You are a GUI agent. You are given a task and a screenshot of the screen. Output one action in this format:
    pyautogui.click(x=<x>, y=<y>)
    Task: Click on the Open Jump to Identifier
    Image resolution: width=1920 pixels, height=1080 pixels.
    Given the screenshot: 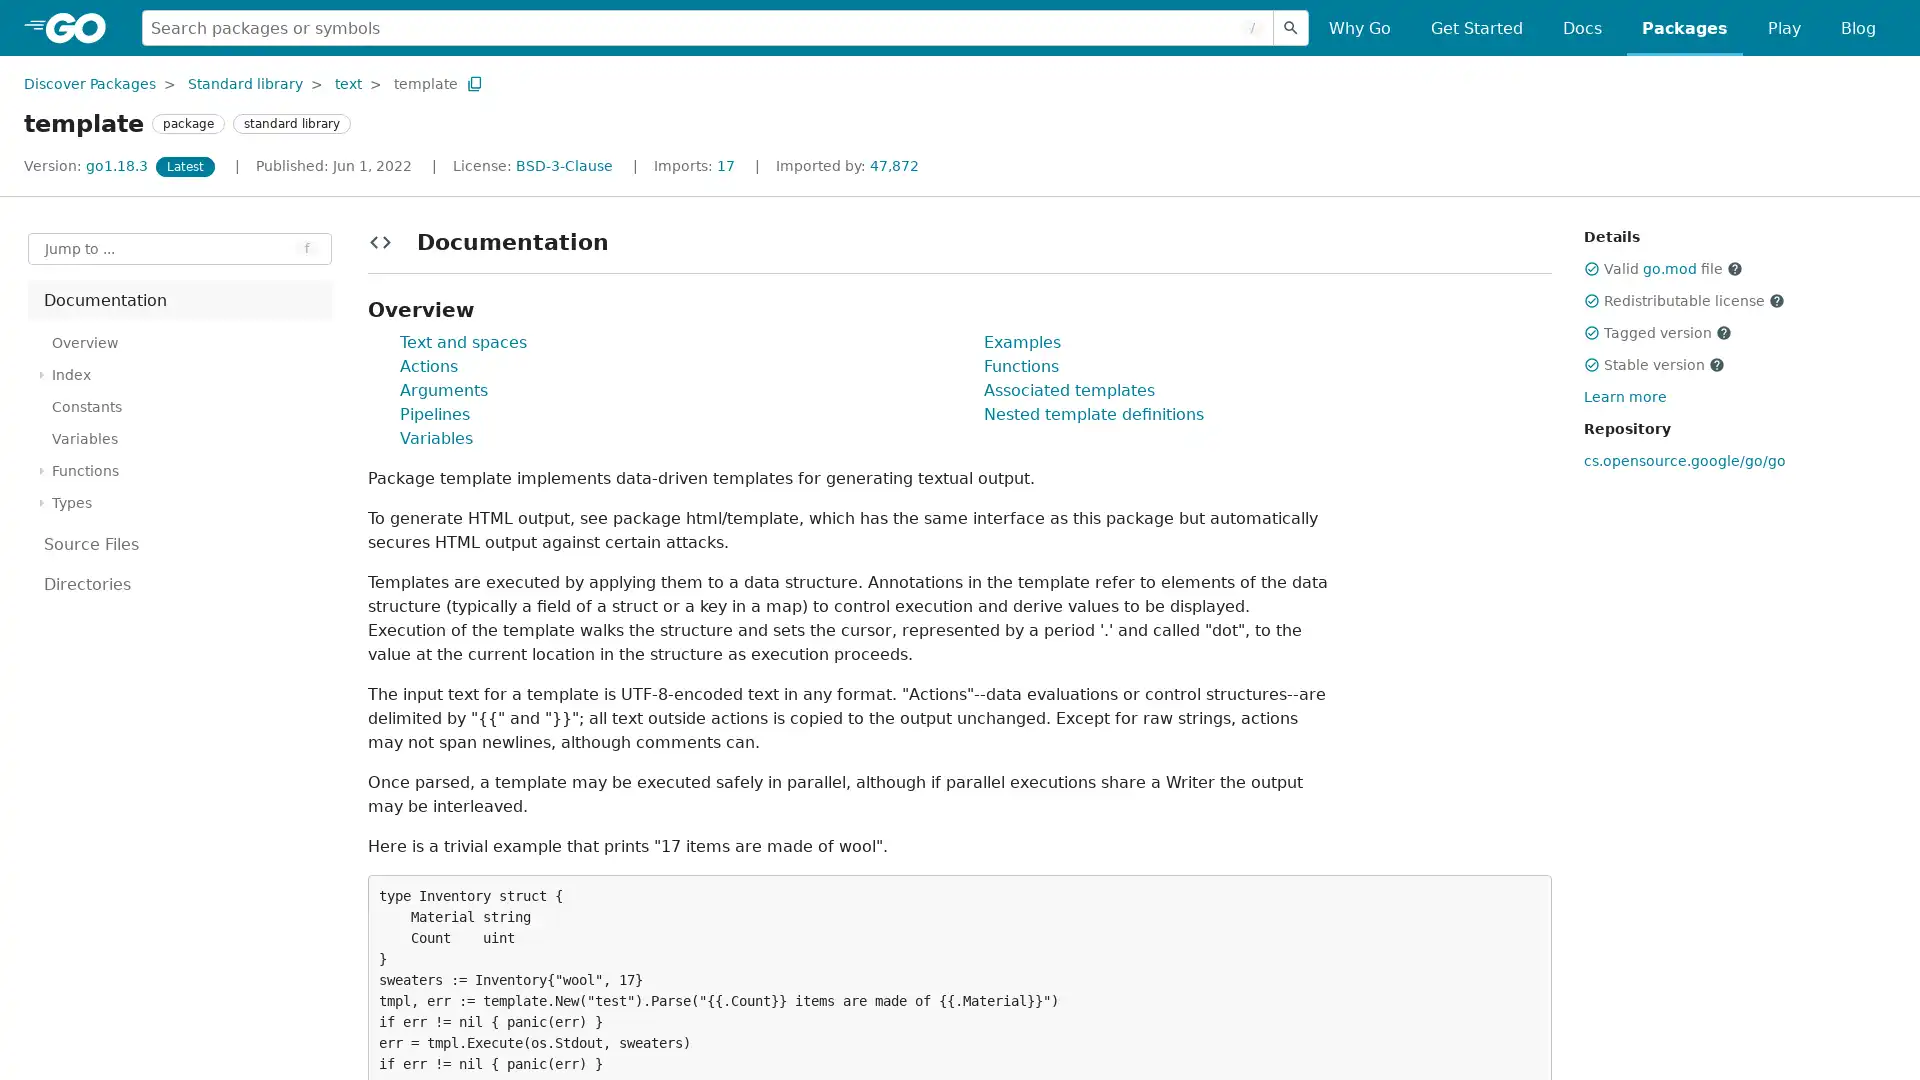 What is the action you would take?
    pyautogui.click(x=180, y=248)
    